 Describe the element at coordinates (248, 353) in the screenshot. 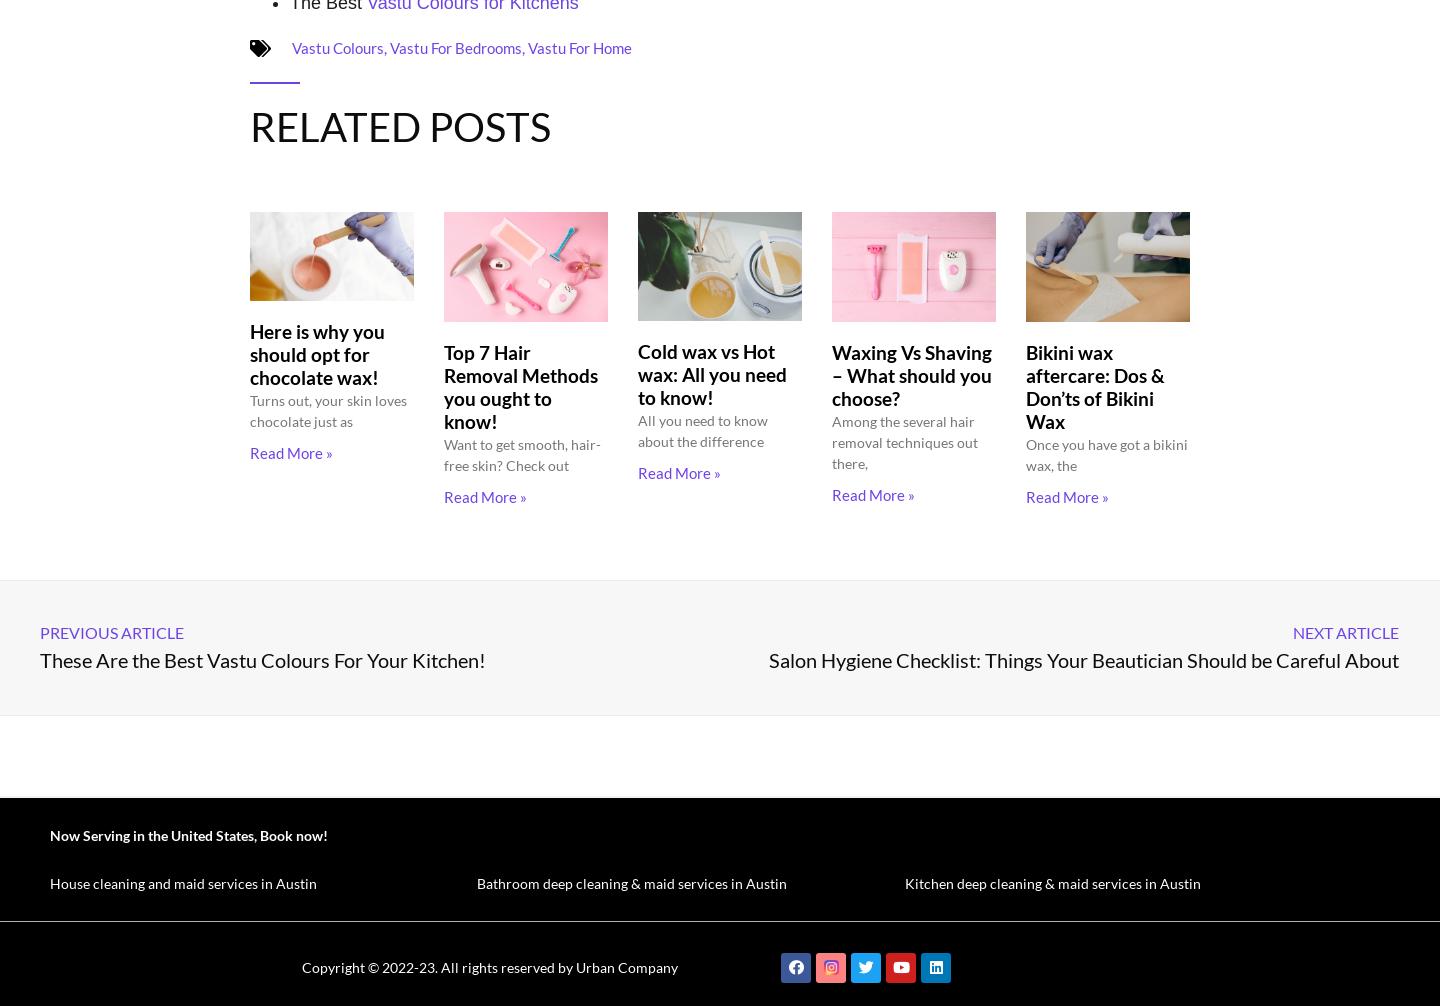

I see `'Here is why you should opt for chocolate wax!'` at that location.